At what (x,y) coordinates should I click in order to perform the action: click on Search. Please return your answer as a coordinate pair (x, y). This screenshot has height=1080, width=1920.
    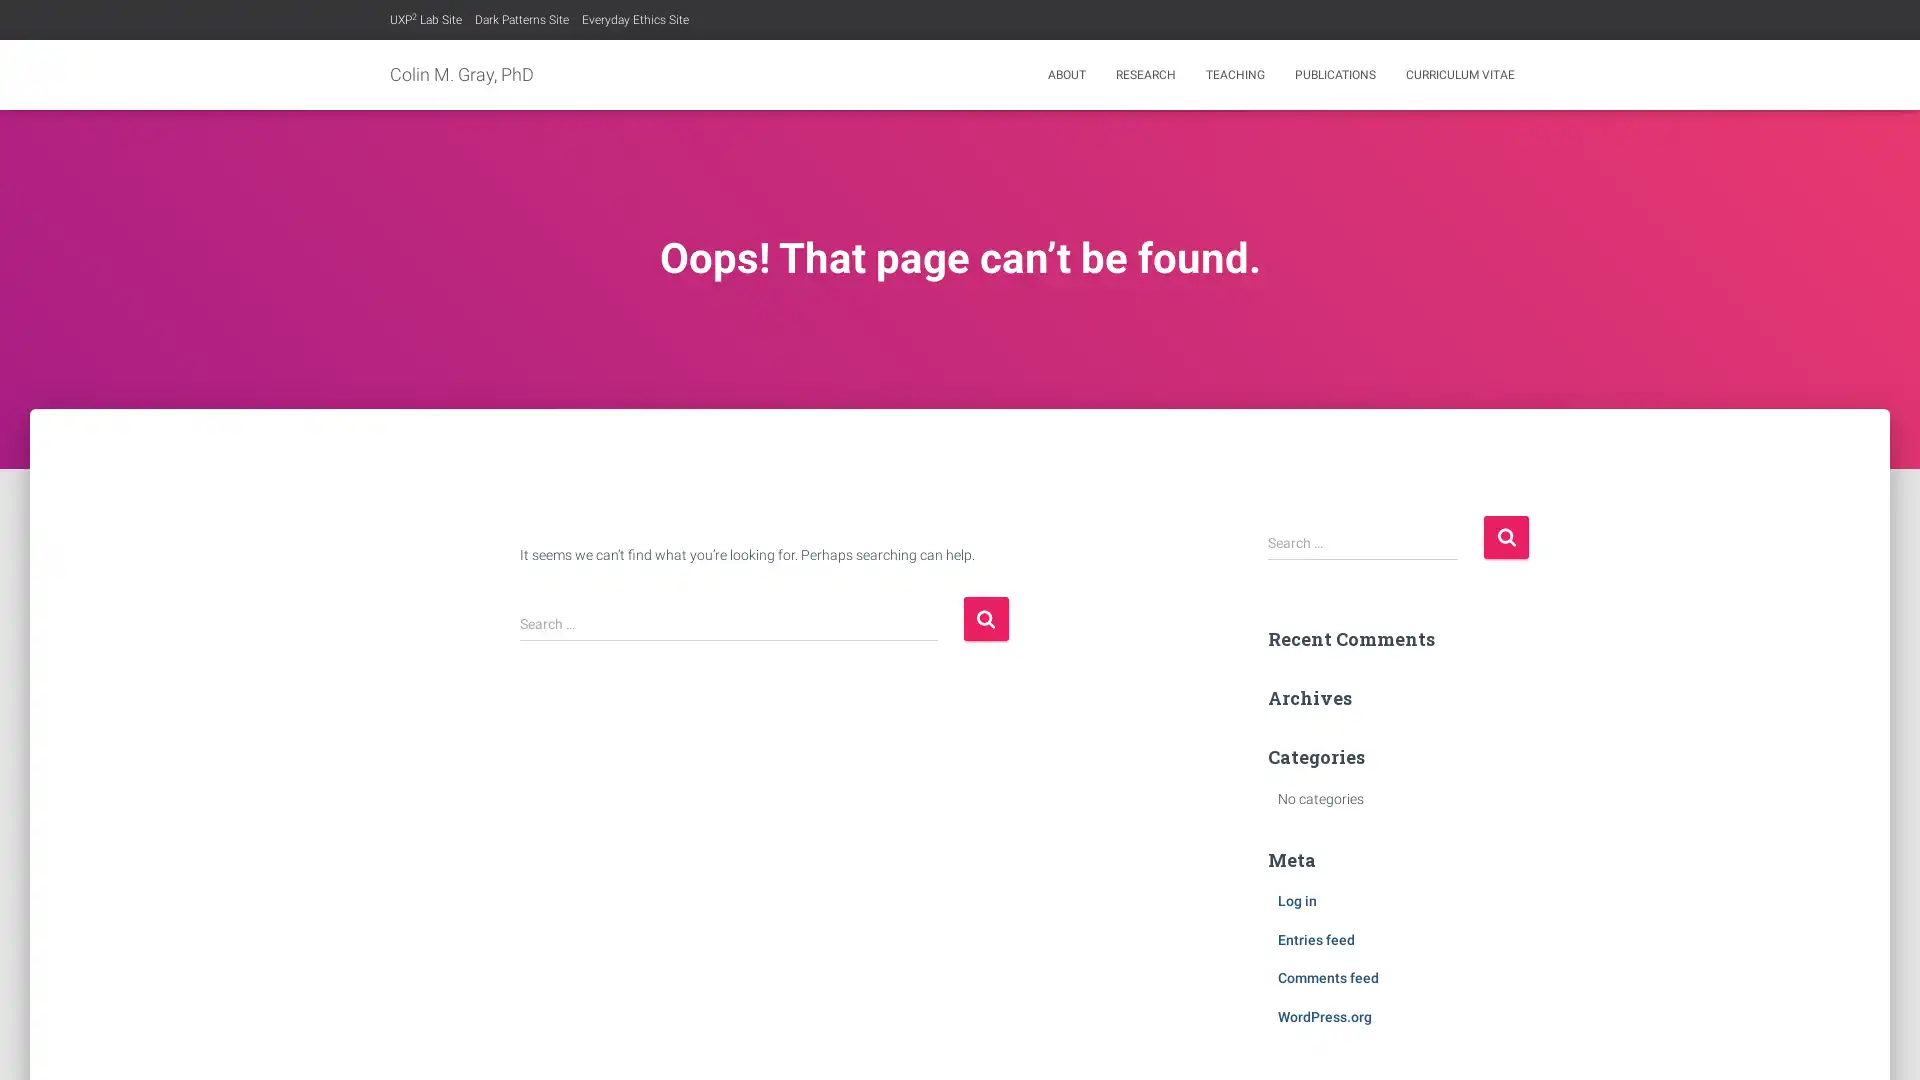
    Looking at the image, I should click on (985, 617).